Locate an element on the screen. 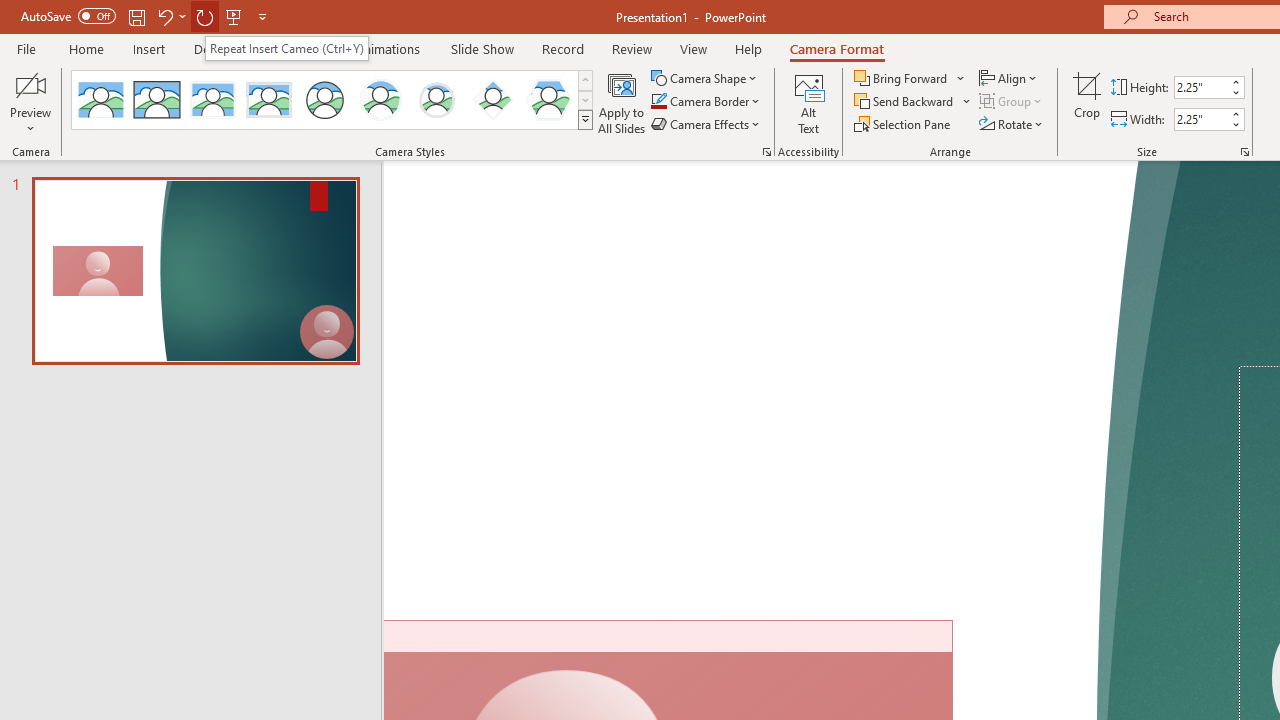 The width and height of the screenshot is (1280, 720). 'Camera Format' is located at coordinates (837, 48).